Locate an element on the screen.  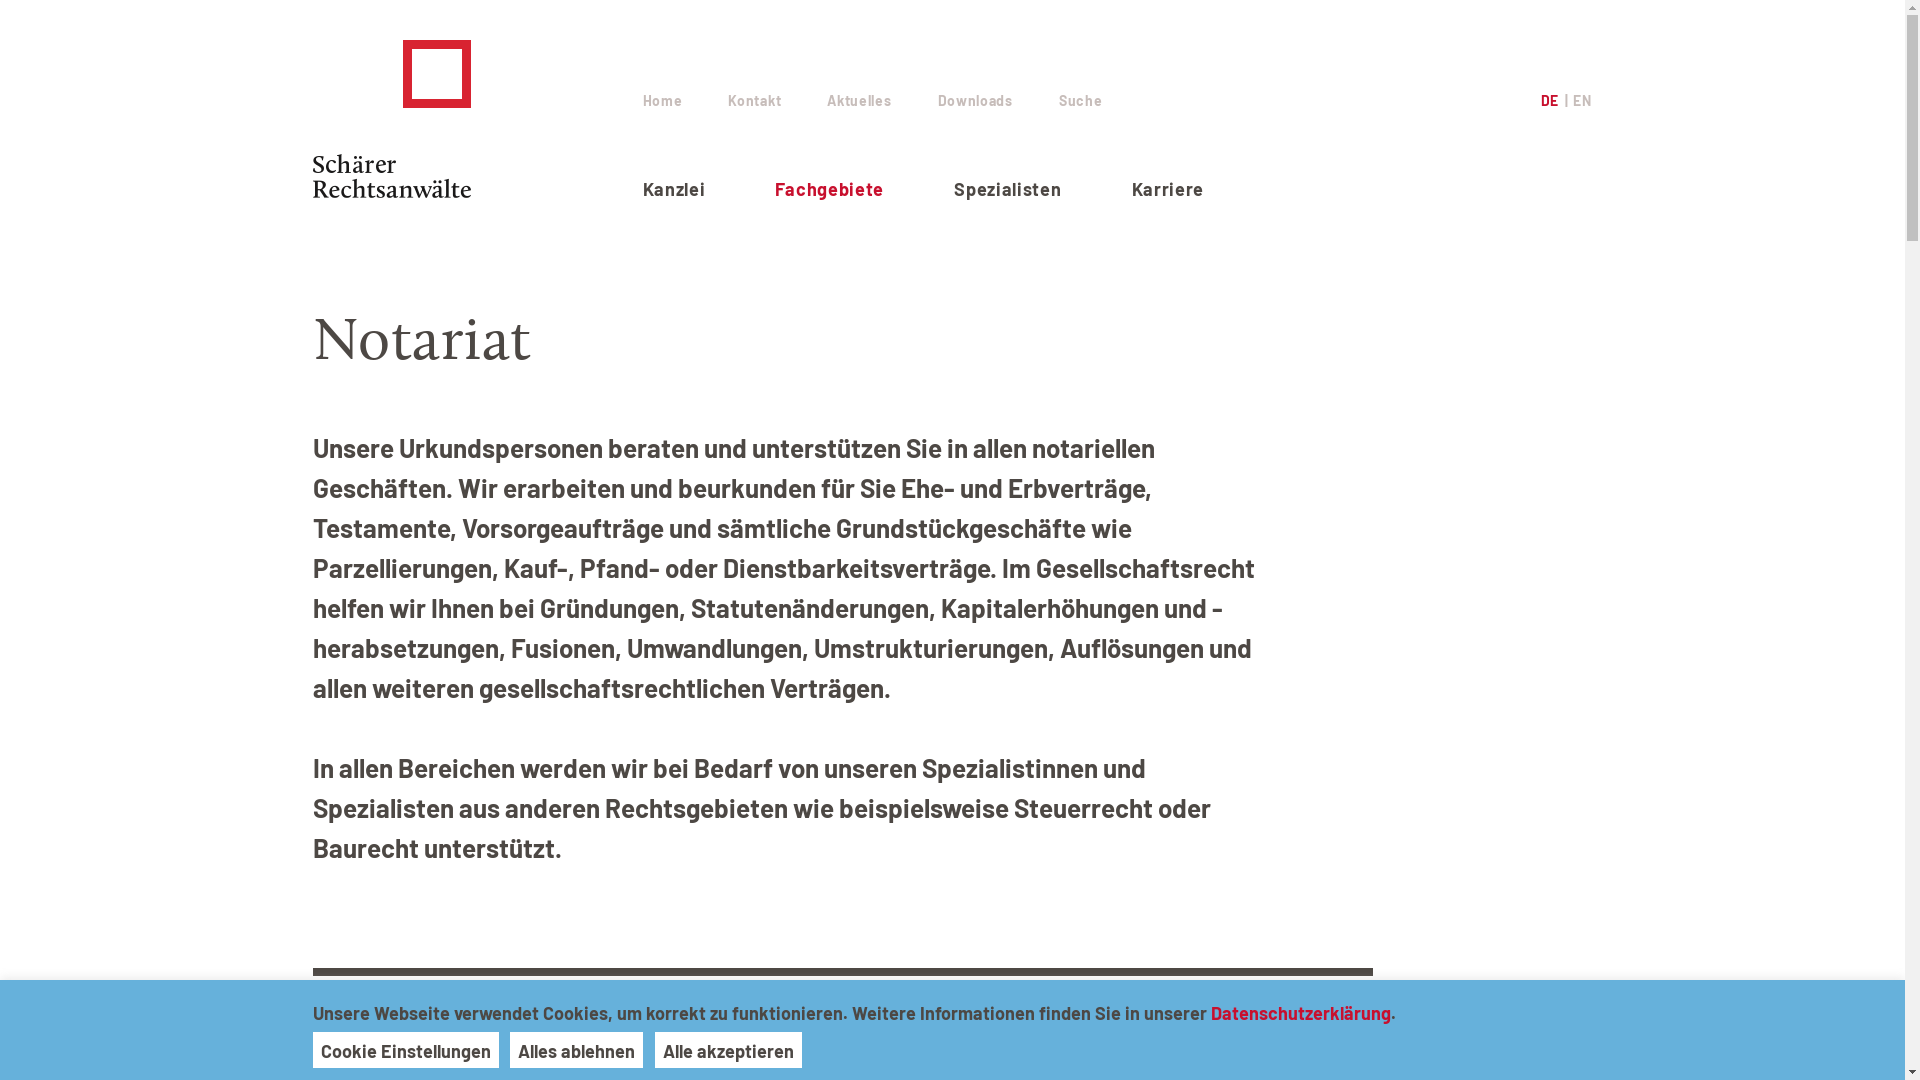
'Suche' is located at coordinates (1079, 100).